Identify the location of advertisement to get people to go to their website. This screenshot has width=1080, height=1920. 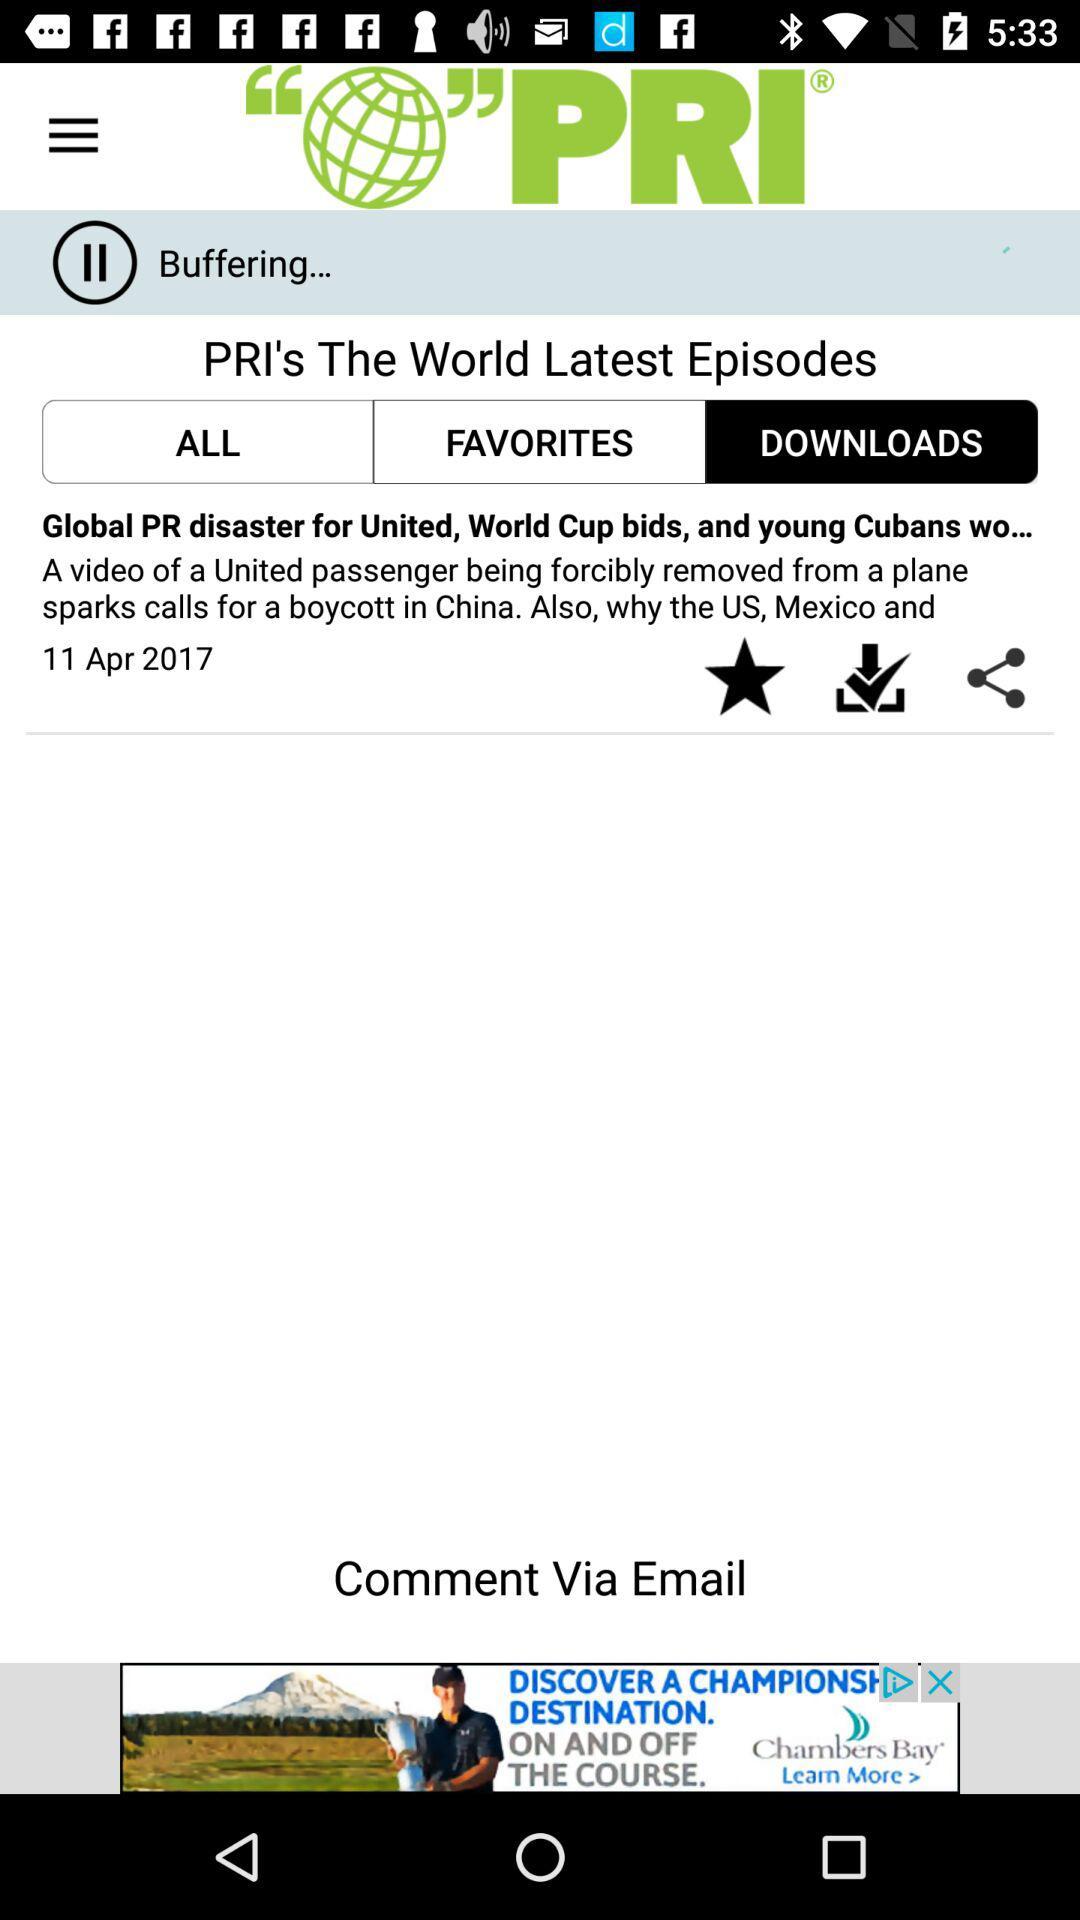
(540, 1727).